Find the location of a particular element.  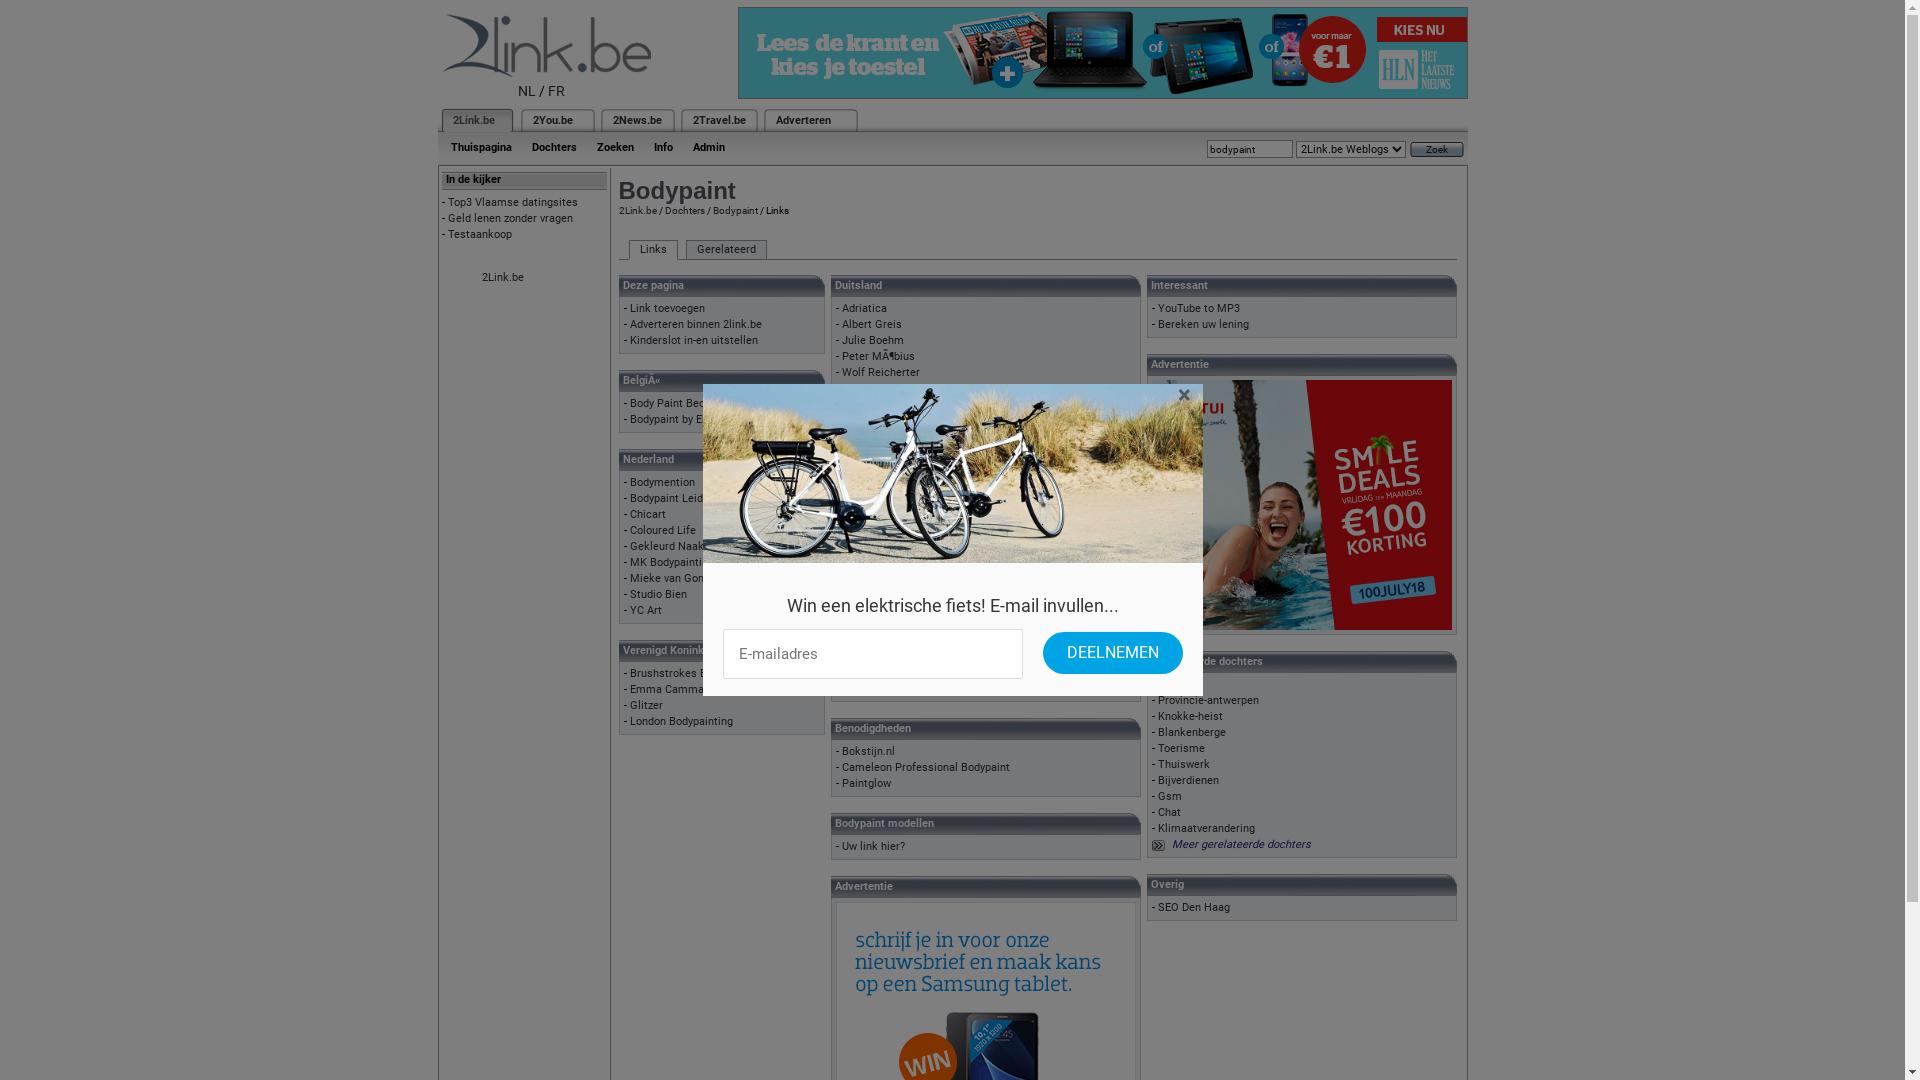

'SEO Den Haag' is located at coordinates (1157, 907).